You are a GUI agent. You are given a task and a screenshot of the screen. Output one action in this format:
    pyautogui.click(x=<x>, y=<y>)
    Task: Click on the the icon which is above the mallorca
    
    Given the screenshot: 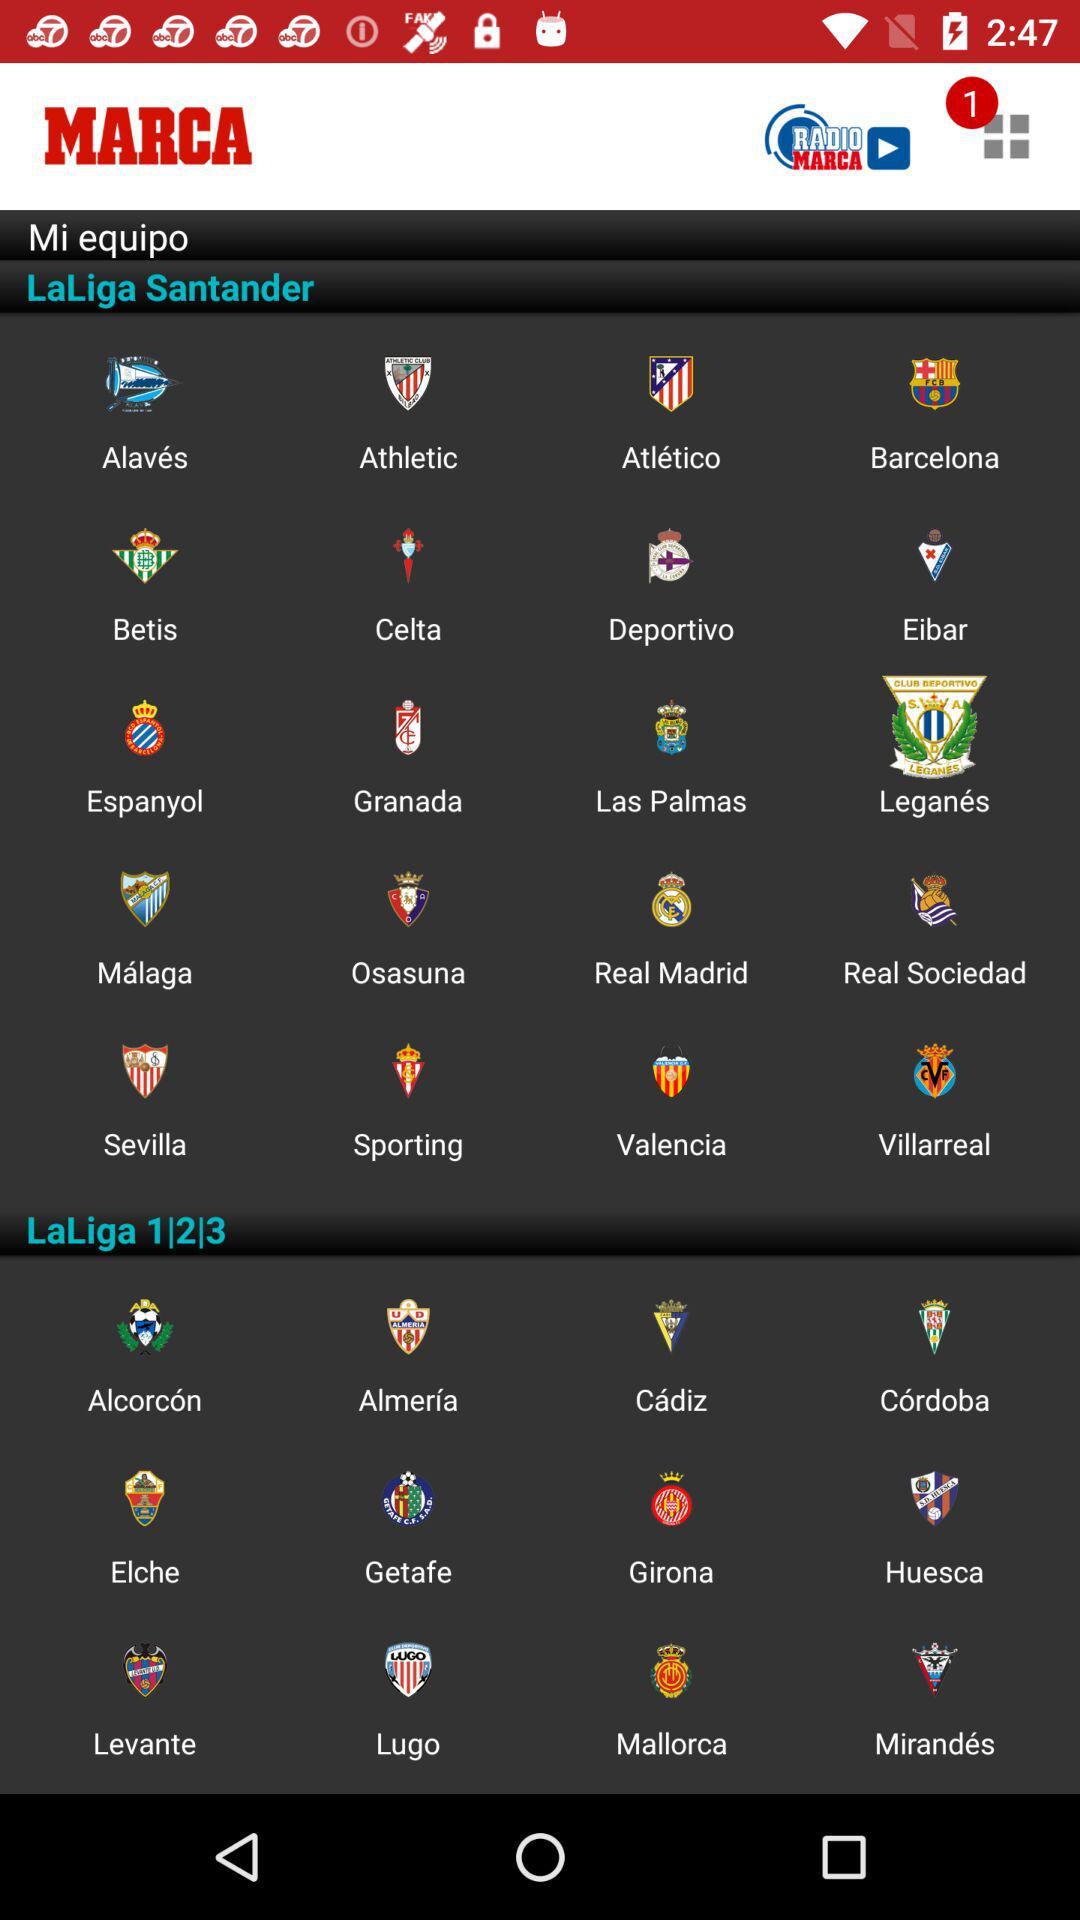 What is the action you would take?
    pyautogui.click(x=671, y=1670)
    